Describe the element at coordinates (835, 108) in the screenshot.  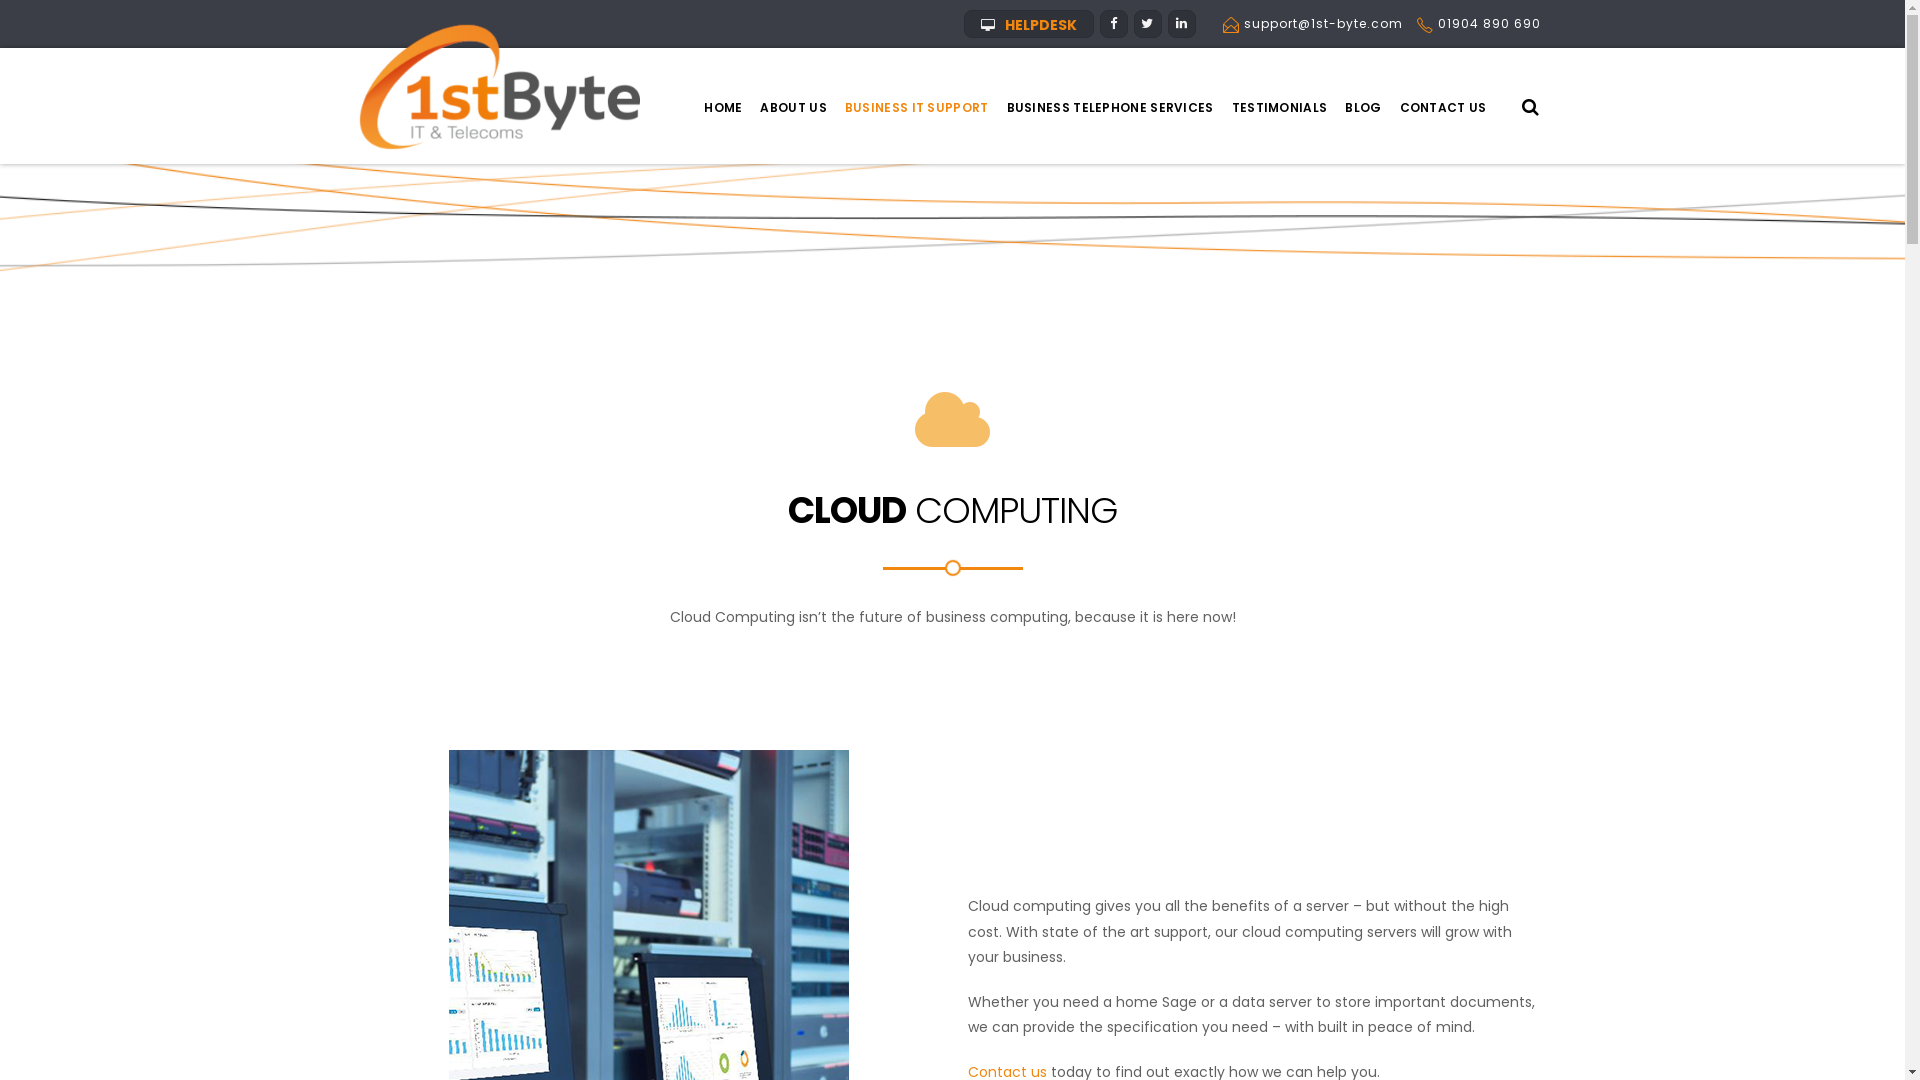
I see `'BUSINESS IT SUPPORT'` at that location.